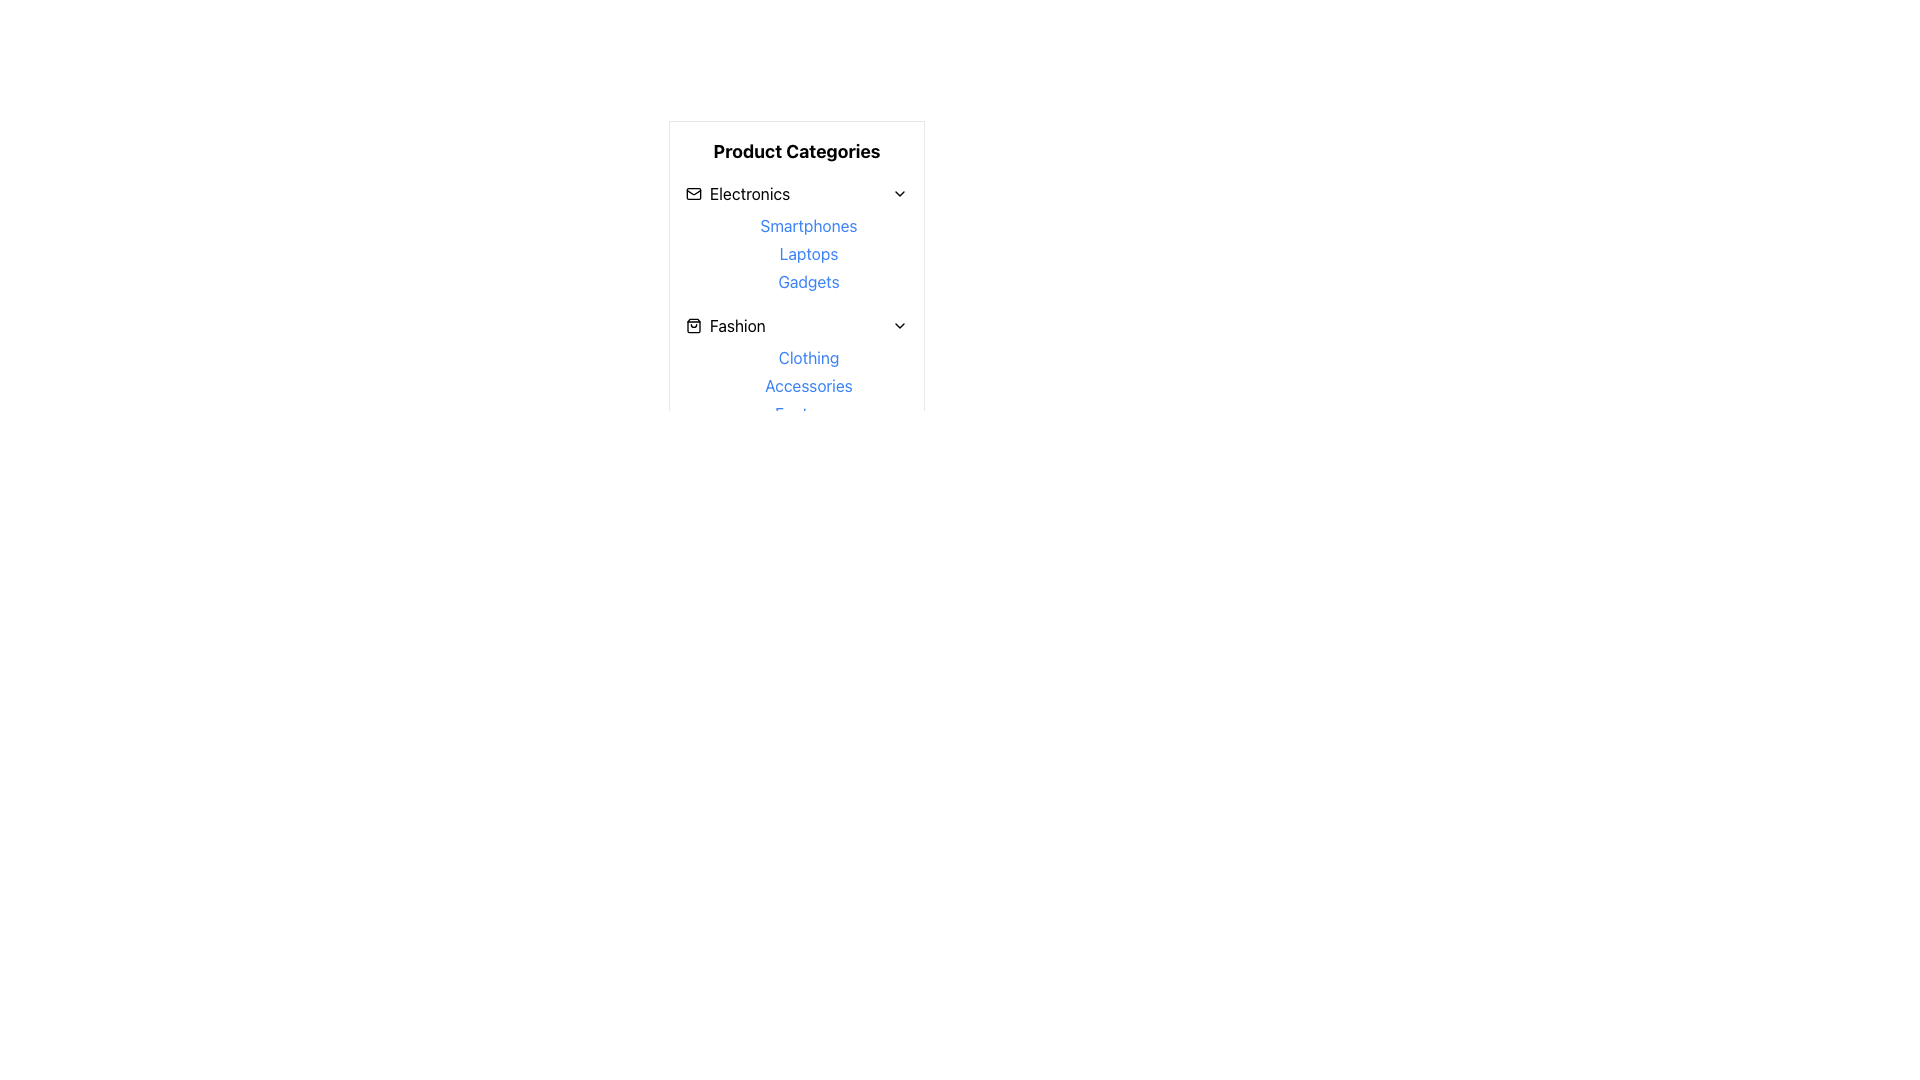 The height and width of the screenshot is (1080, 1920). I want to click on the navigation links for keyboard navigation in the third subcategory ('Footwear') under the 'Fashion' category in the 'Product Categories' sidebar, so click(795, 371).